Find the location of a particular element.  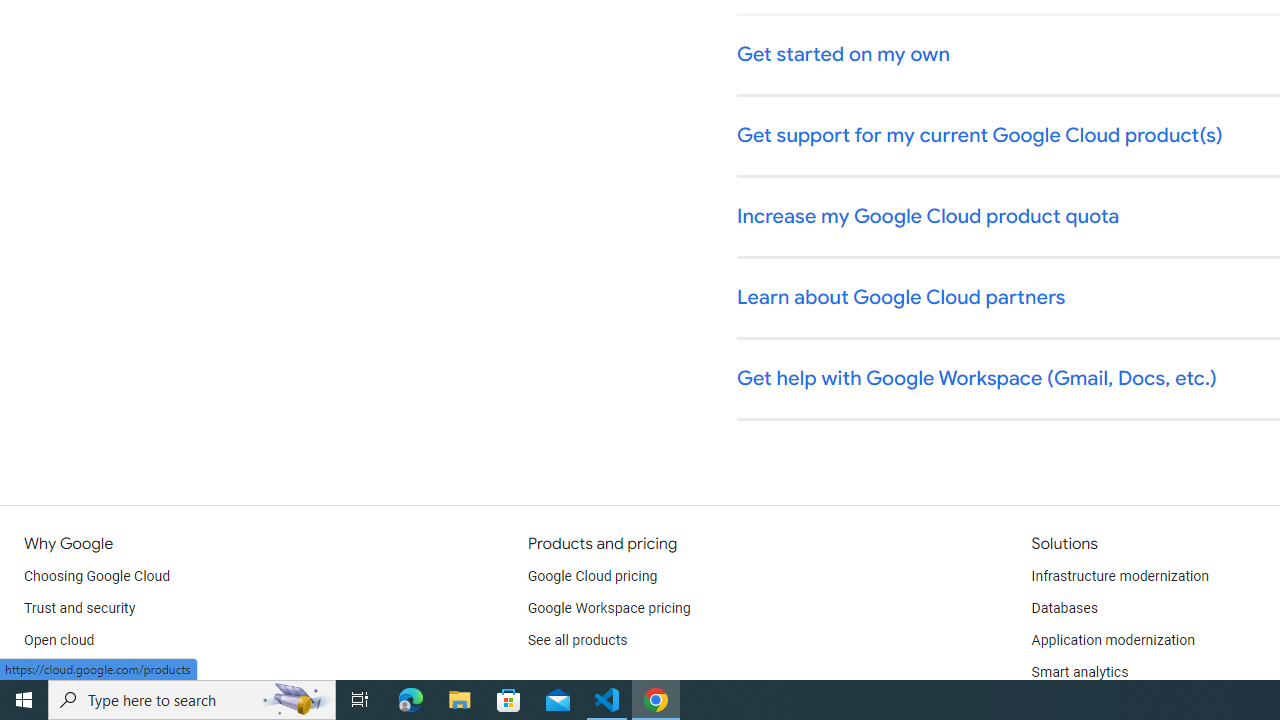

'Choosing Google Cloud' is located at coordinates (96, 577).